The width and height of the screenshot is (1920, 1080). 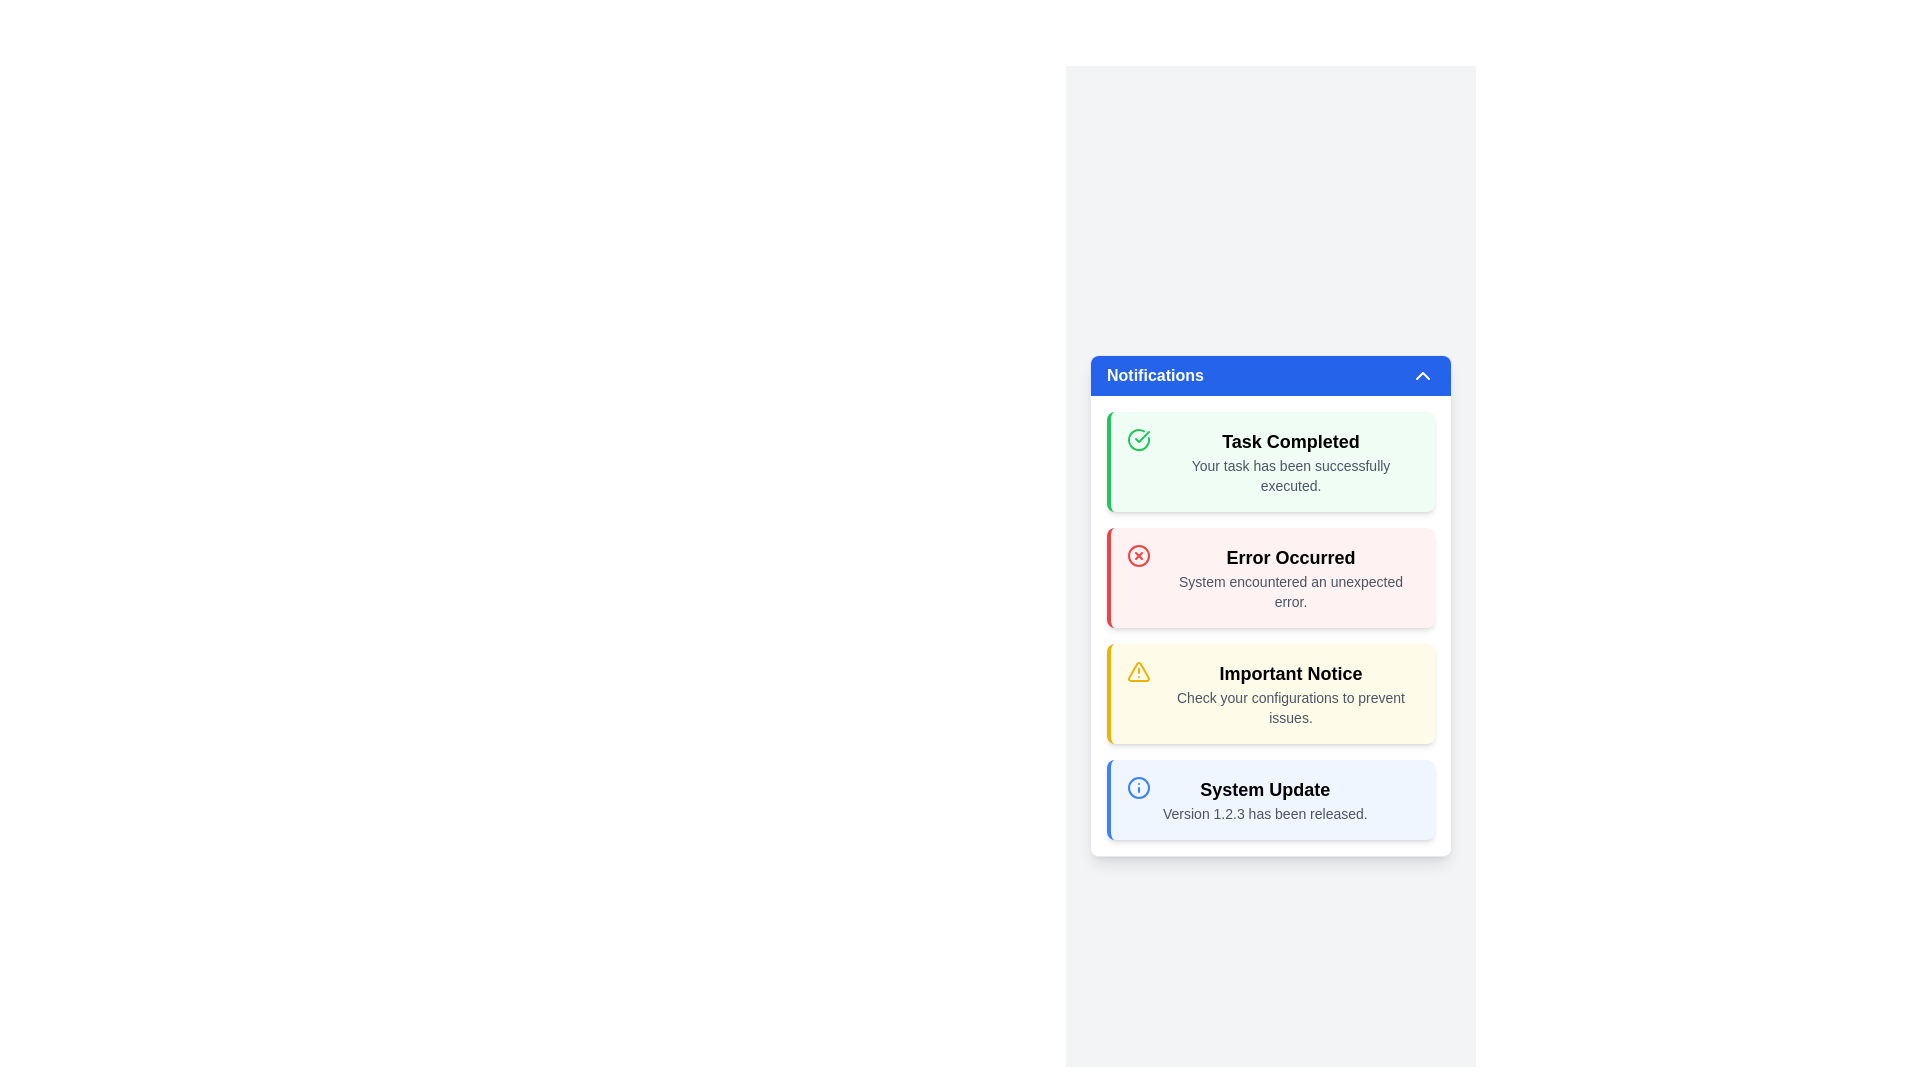 What do you see at coordinates (1138, 438) in the screenshot?
I see `the green circular outline icon with a checkmark, which indicates a 'success' or 'completed' state, located at the top-left corner of the success notification` at bounding box center [1138, 438].